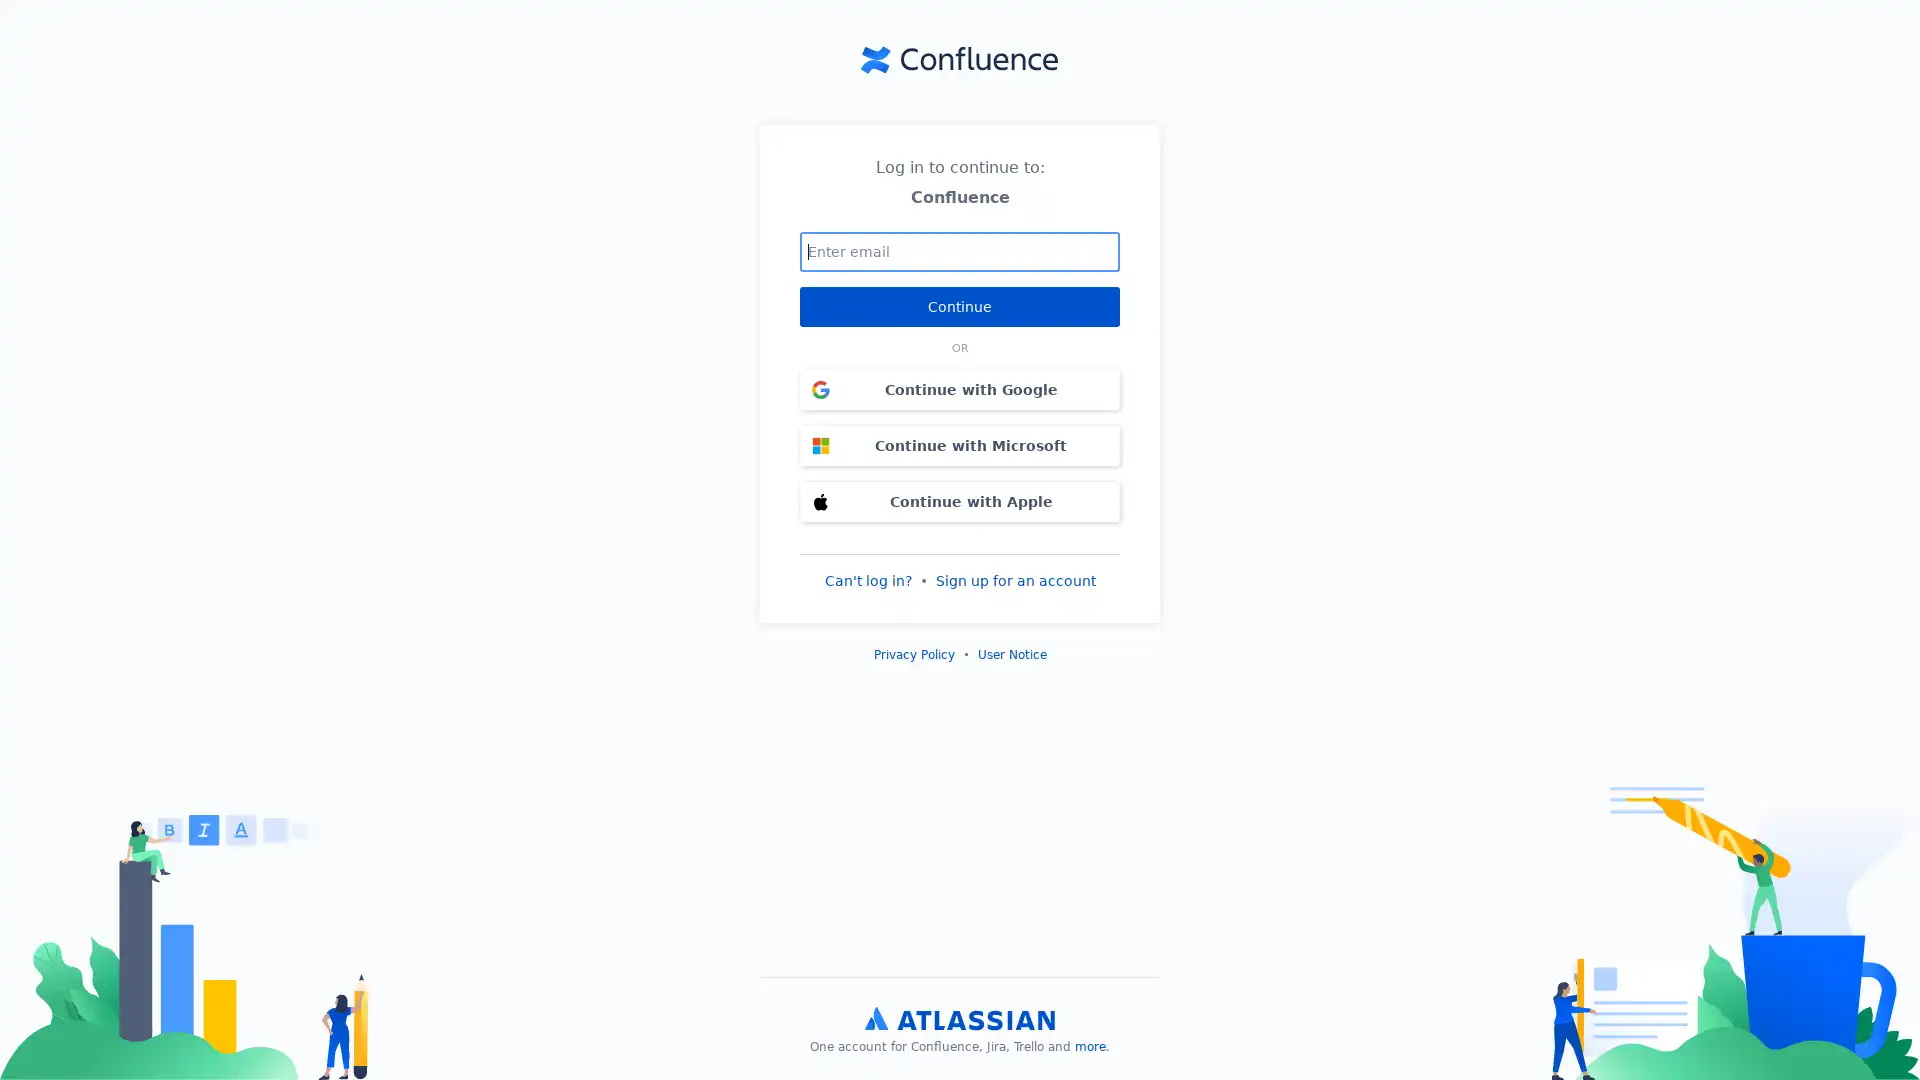 The height and width of the screenshot is (1080, 1920). What do you see at coordinates (960, 389) in the screenshot?
I see `Continue with Google` at bounding box center [960, 389].